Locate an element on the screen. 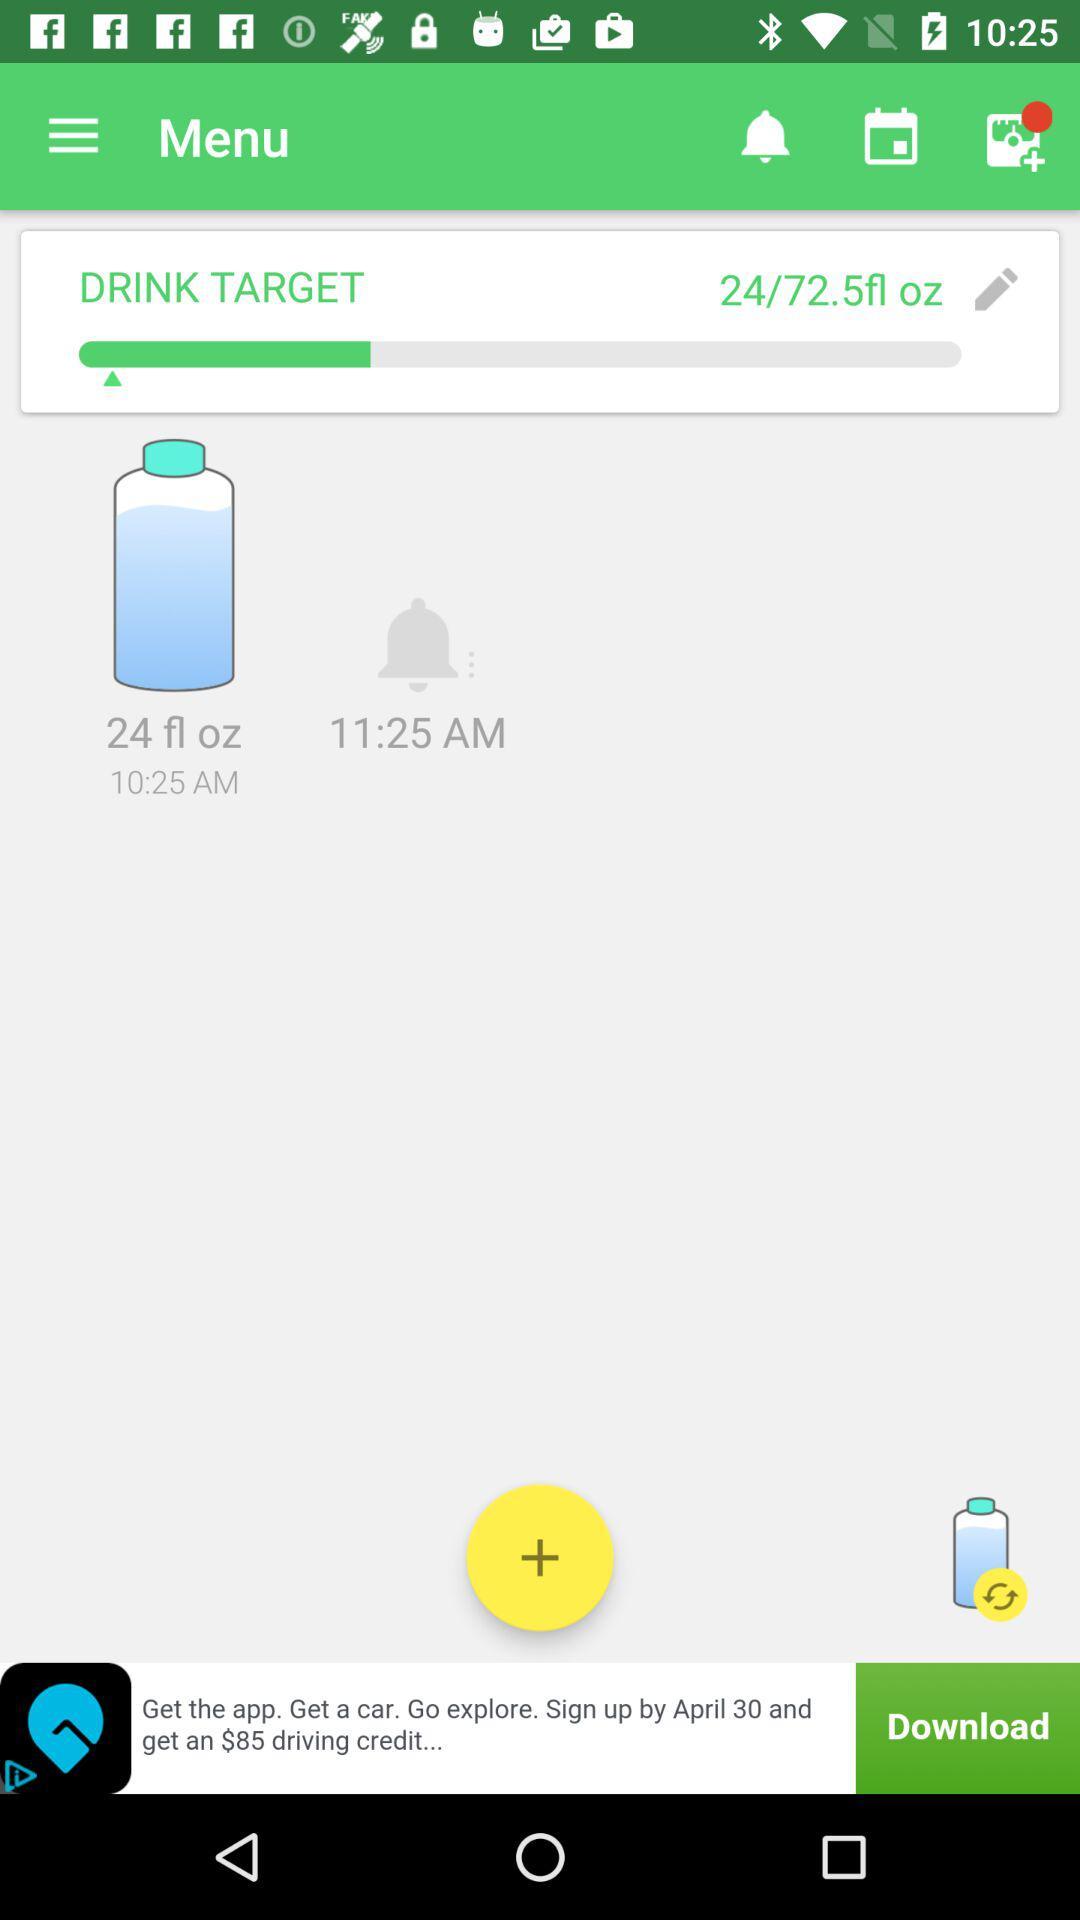  download advertisement app is located at coordinates (540, 1727).